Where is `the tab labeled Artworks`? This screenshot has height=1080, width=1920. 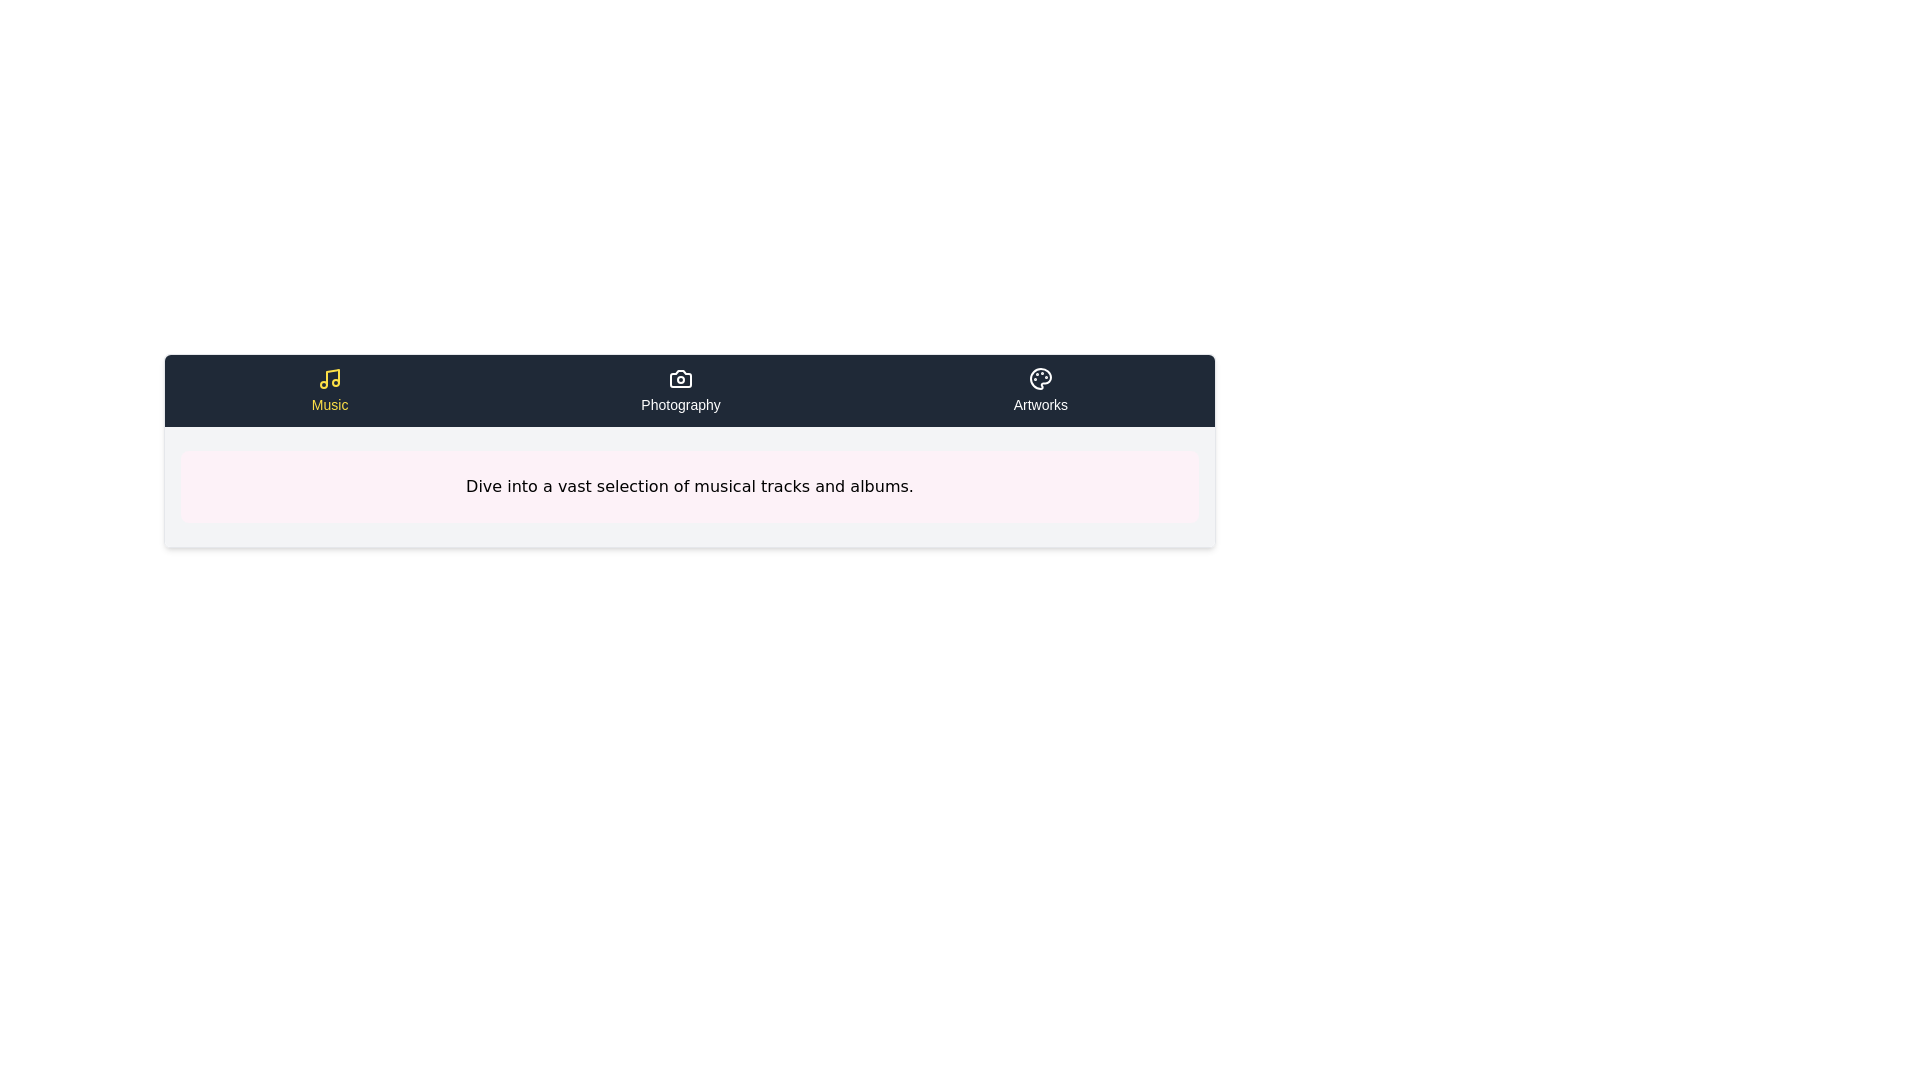 the tab labeled Artworks is located at coordinates (1040, 390).